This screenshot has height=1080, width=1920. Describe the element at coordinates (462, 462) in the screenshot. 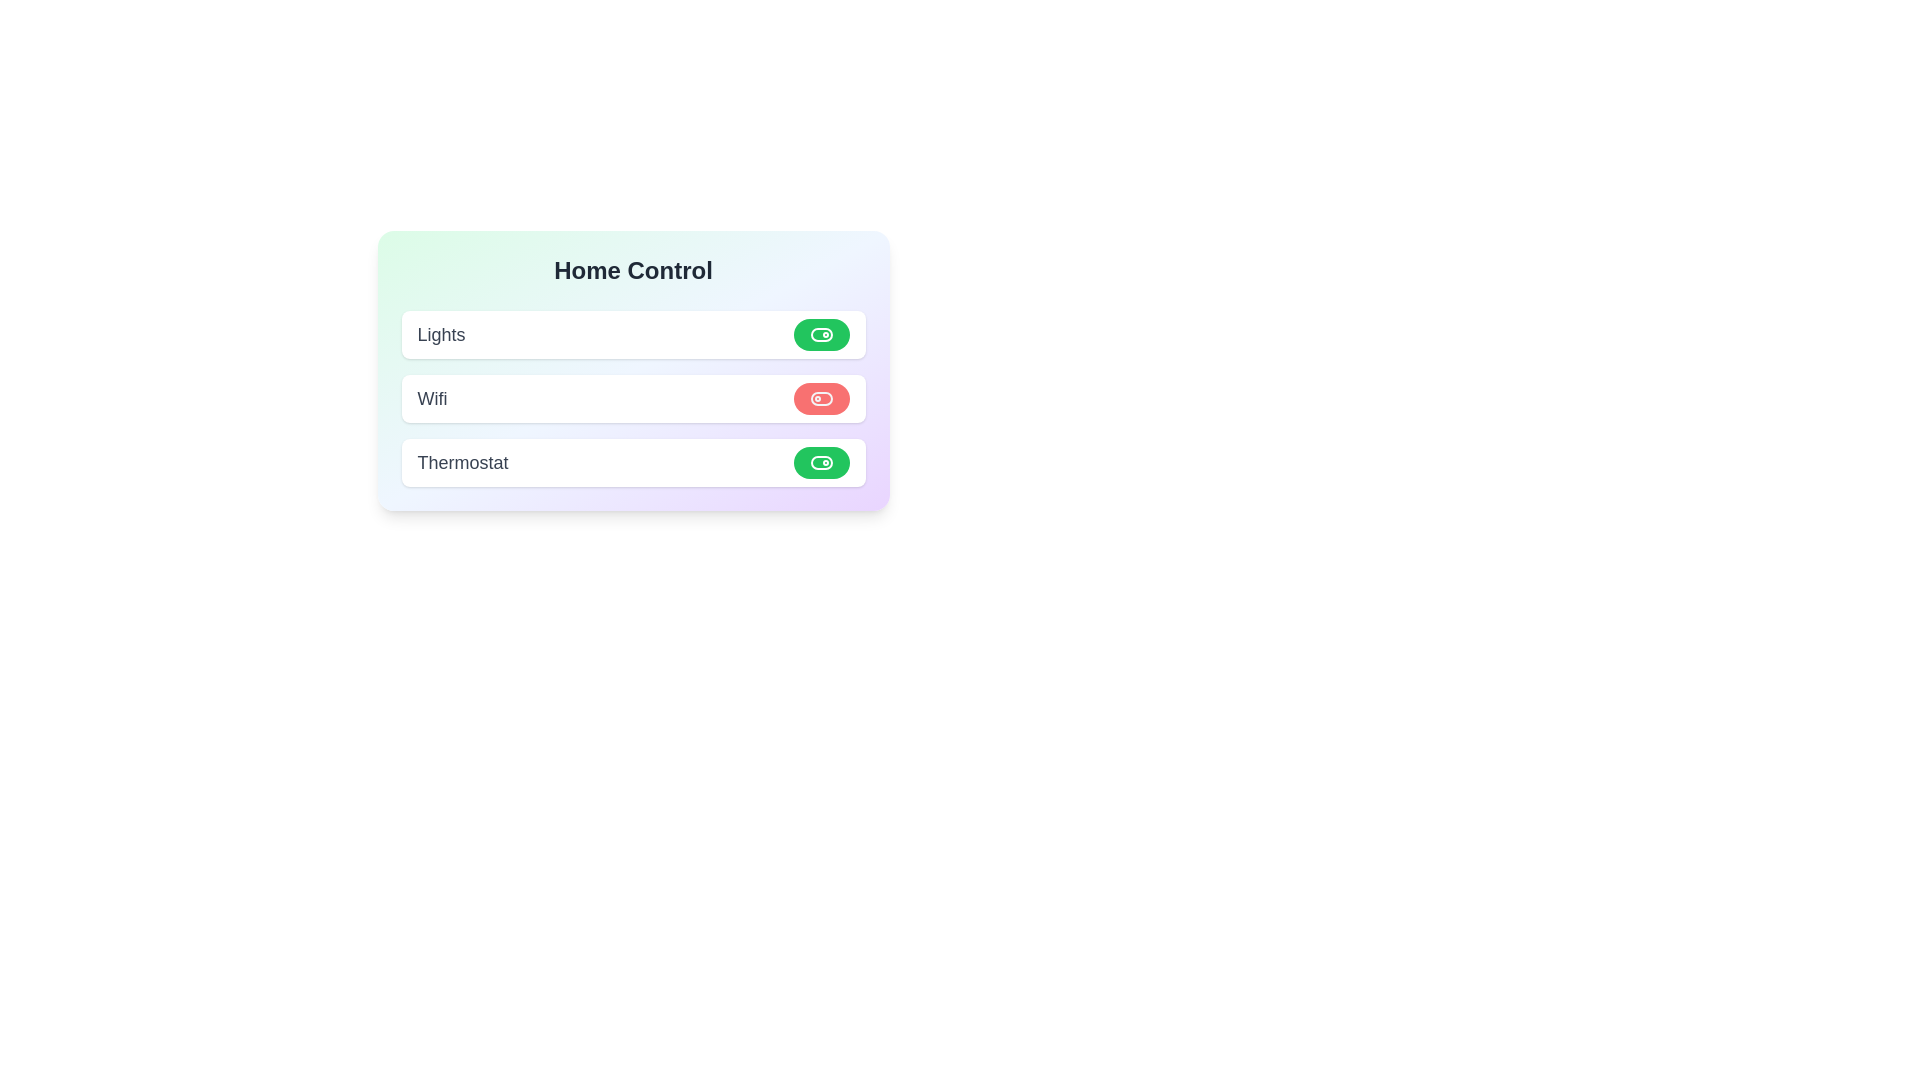

I see `the text label indicating the thermostat control, which is positioned to the left of the toggle switch within a card in a vertical list of items including 'Lights,' 'Wifi,' and 'Thermostat.'` at that location.